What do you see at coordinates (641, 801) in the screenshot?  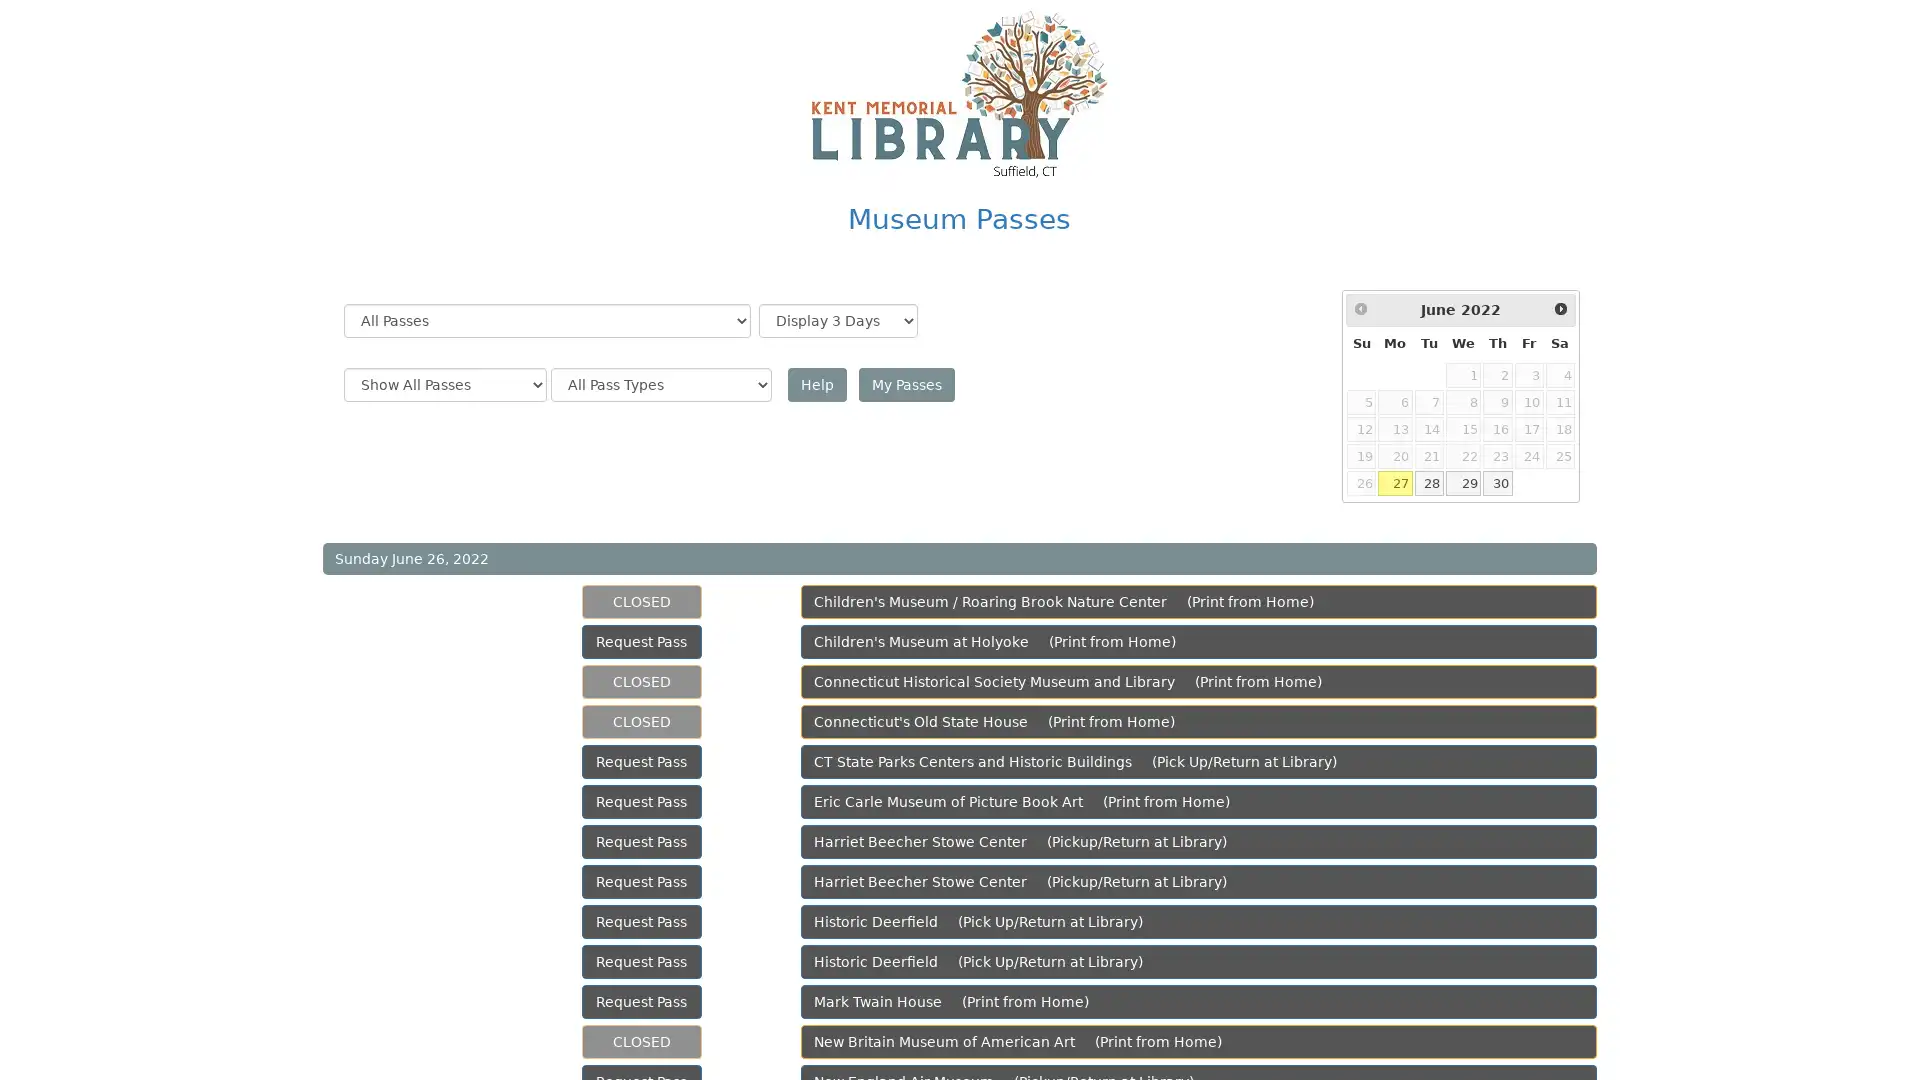 I see `Request Pass` at bounding box center [641, 801].